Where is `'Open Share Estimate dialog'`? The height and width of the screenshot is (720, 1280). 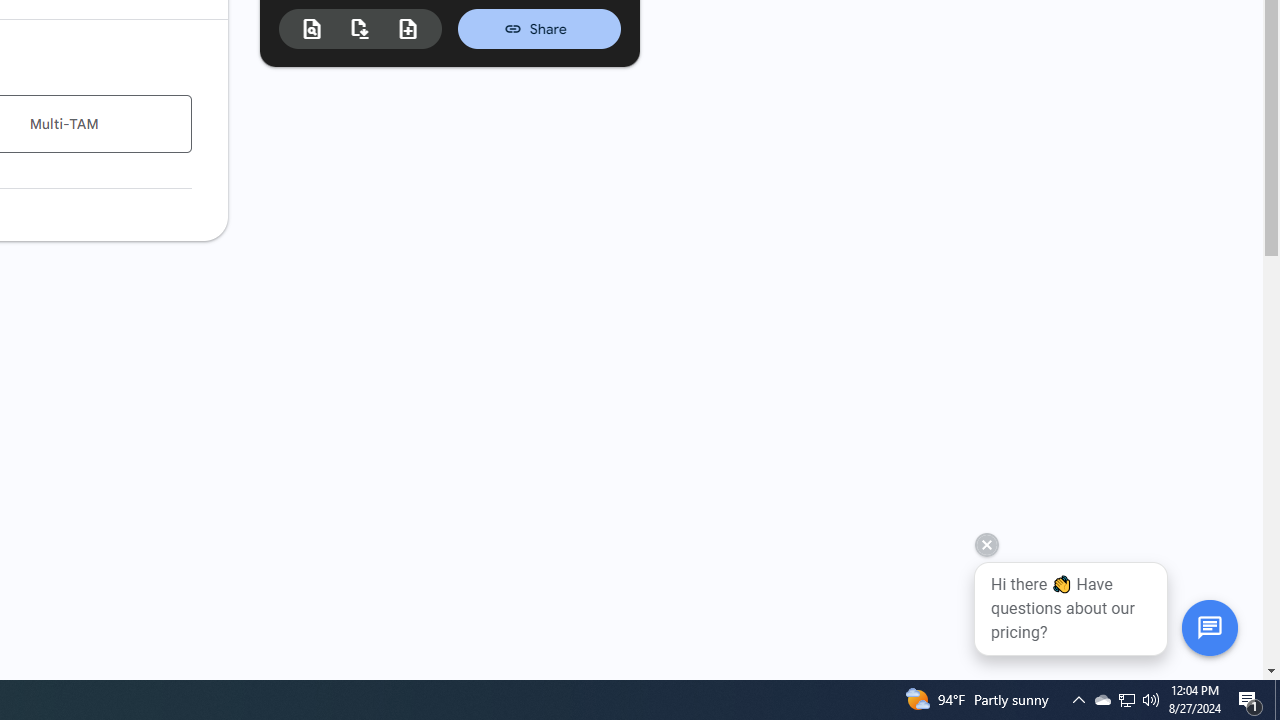 'Open Share Estimate dialog' is located at coordinates (539, 28).